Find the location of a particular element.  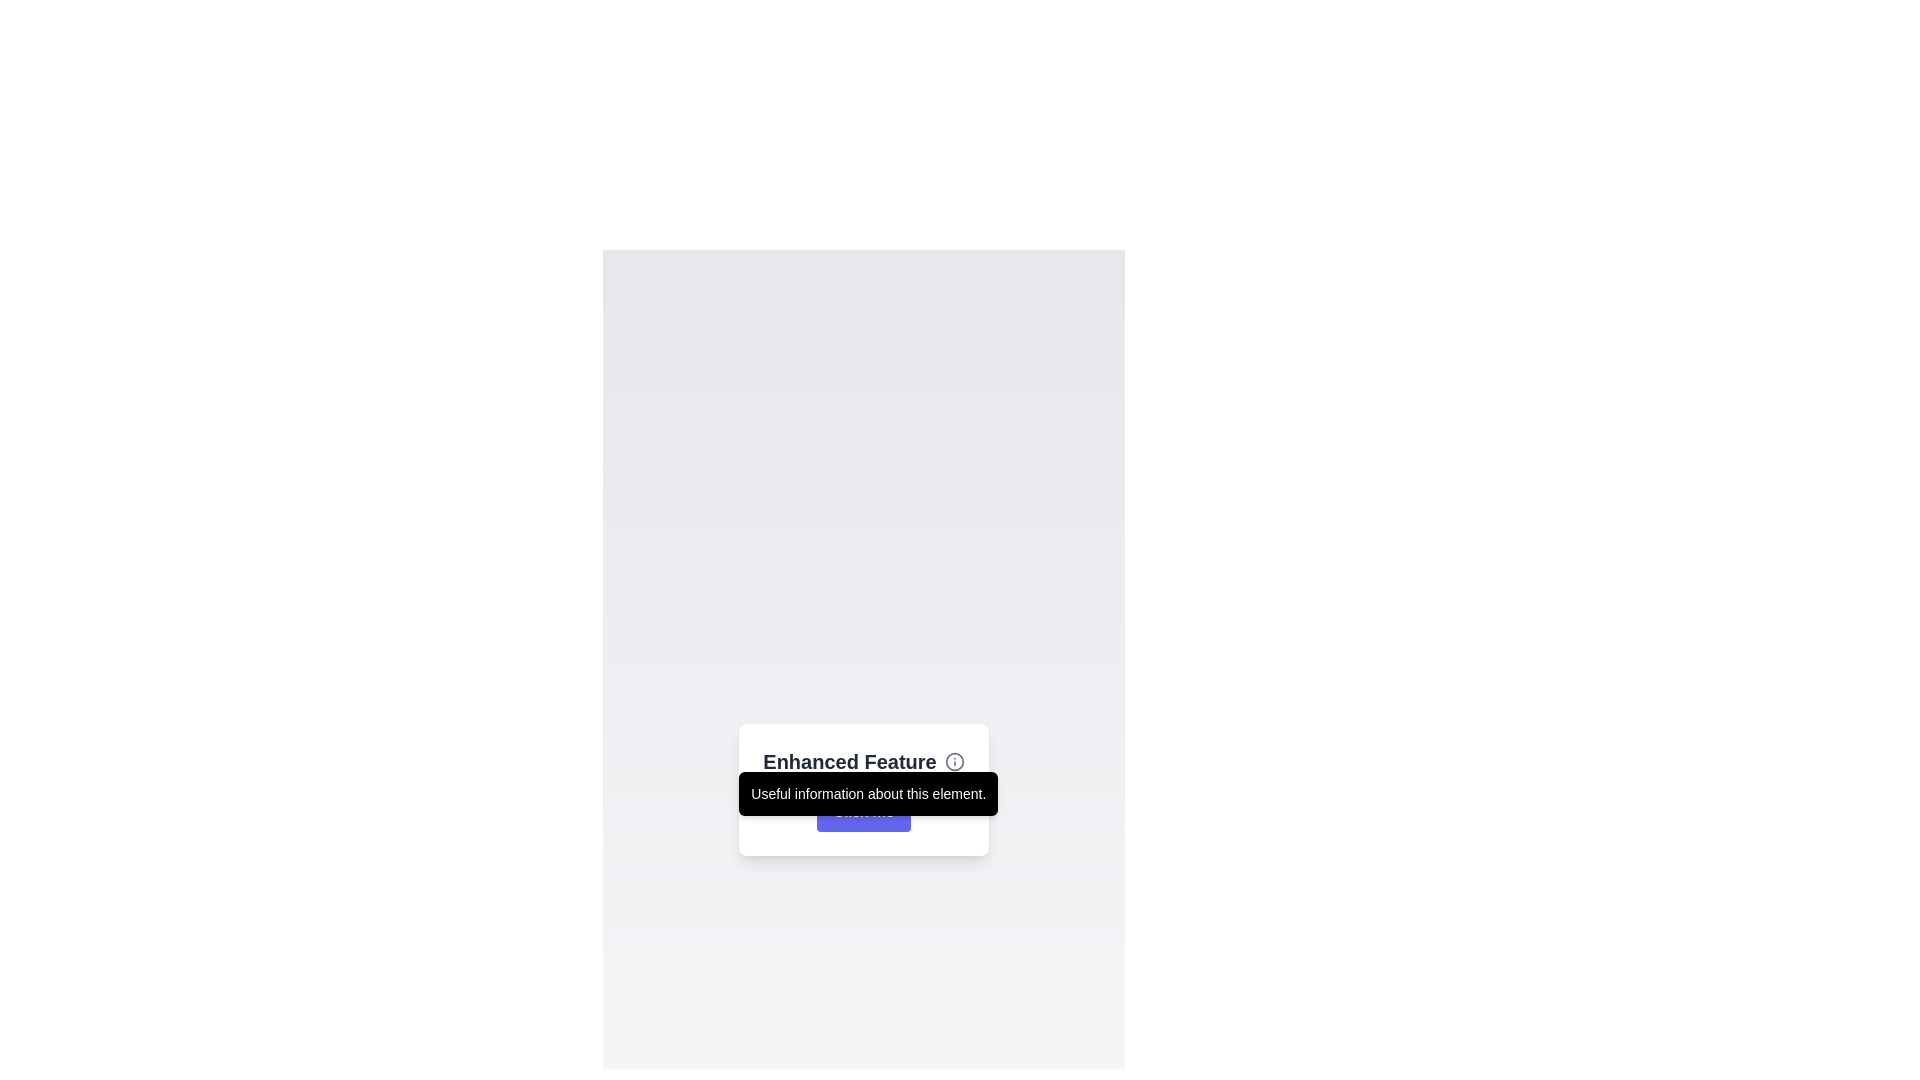

the small circular icon with a gray border and hollow interior located to the right of the 'Enhanced Feature' text is located at coordinates (953, 762).